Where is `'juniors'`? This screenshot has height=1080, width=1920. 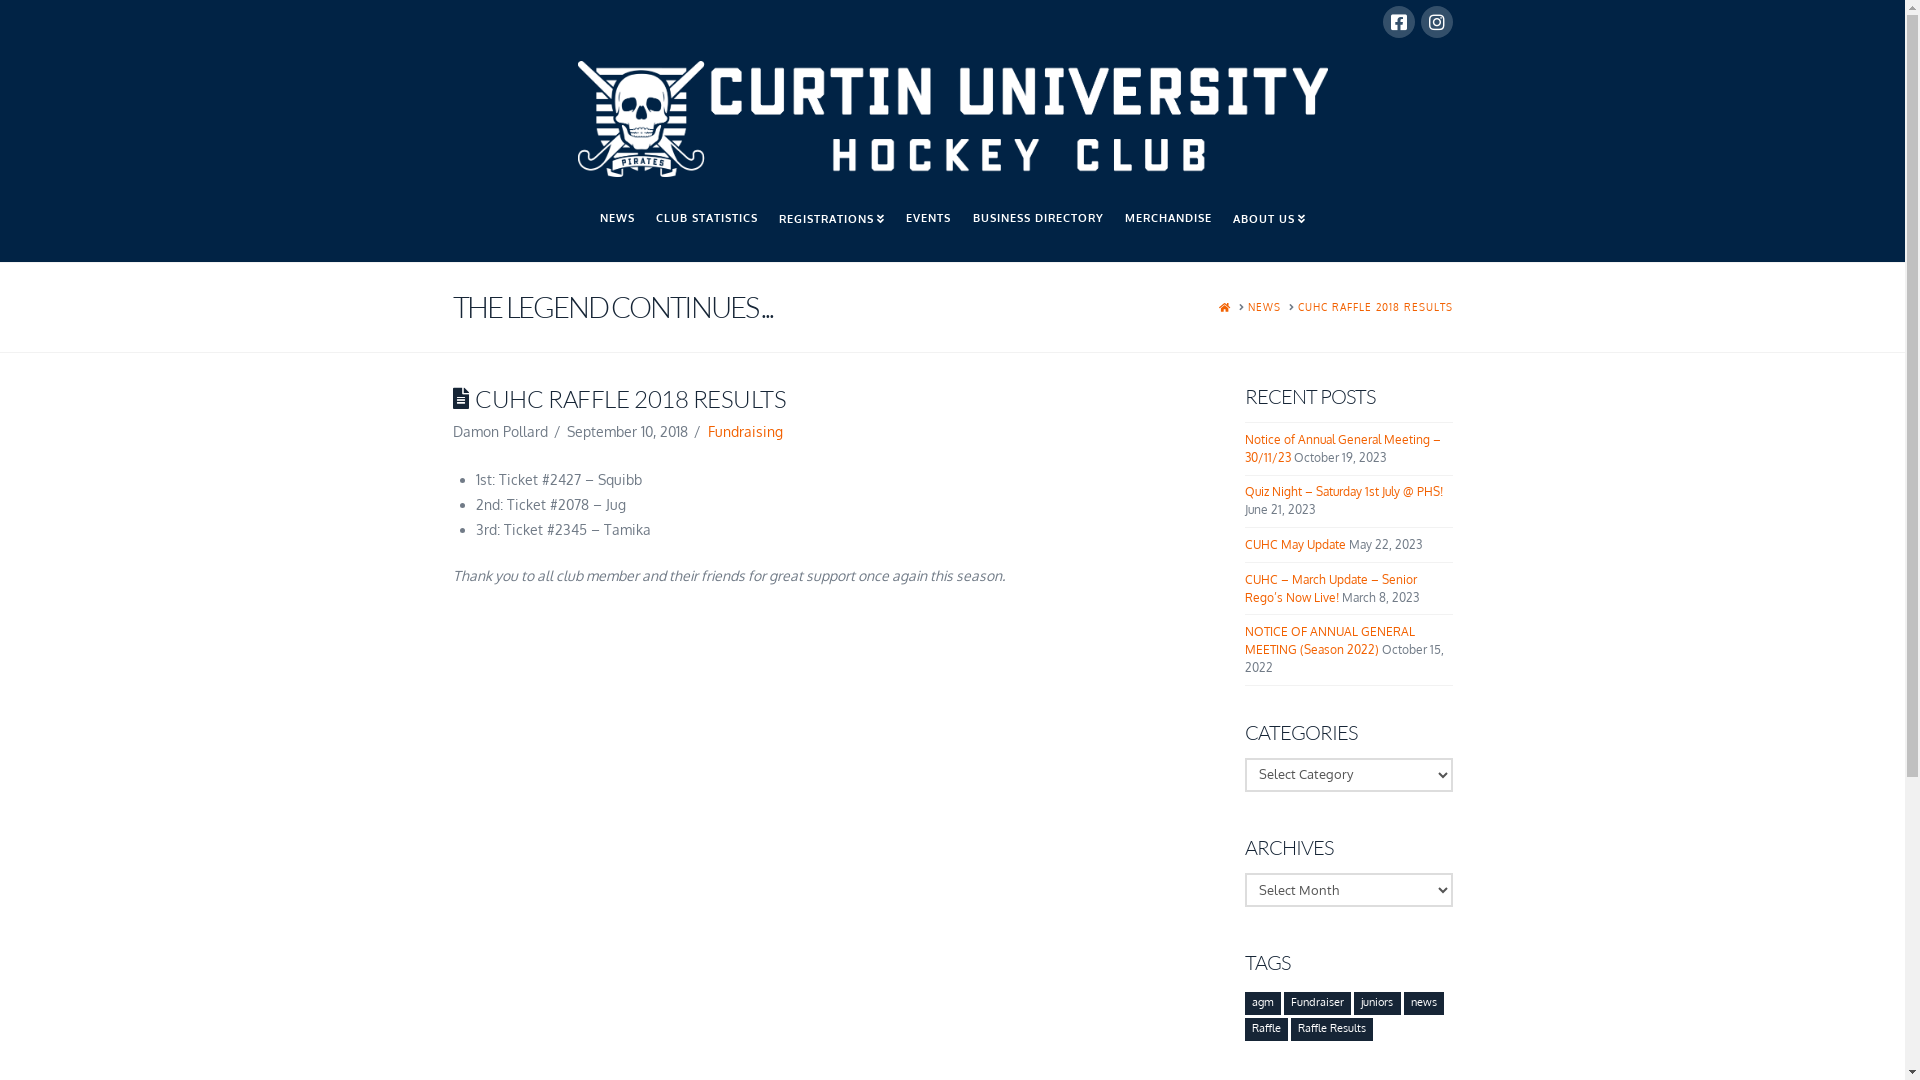 'juniors' is located at coordinates (1376, 1003).